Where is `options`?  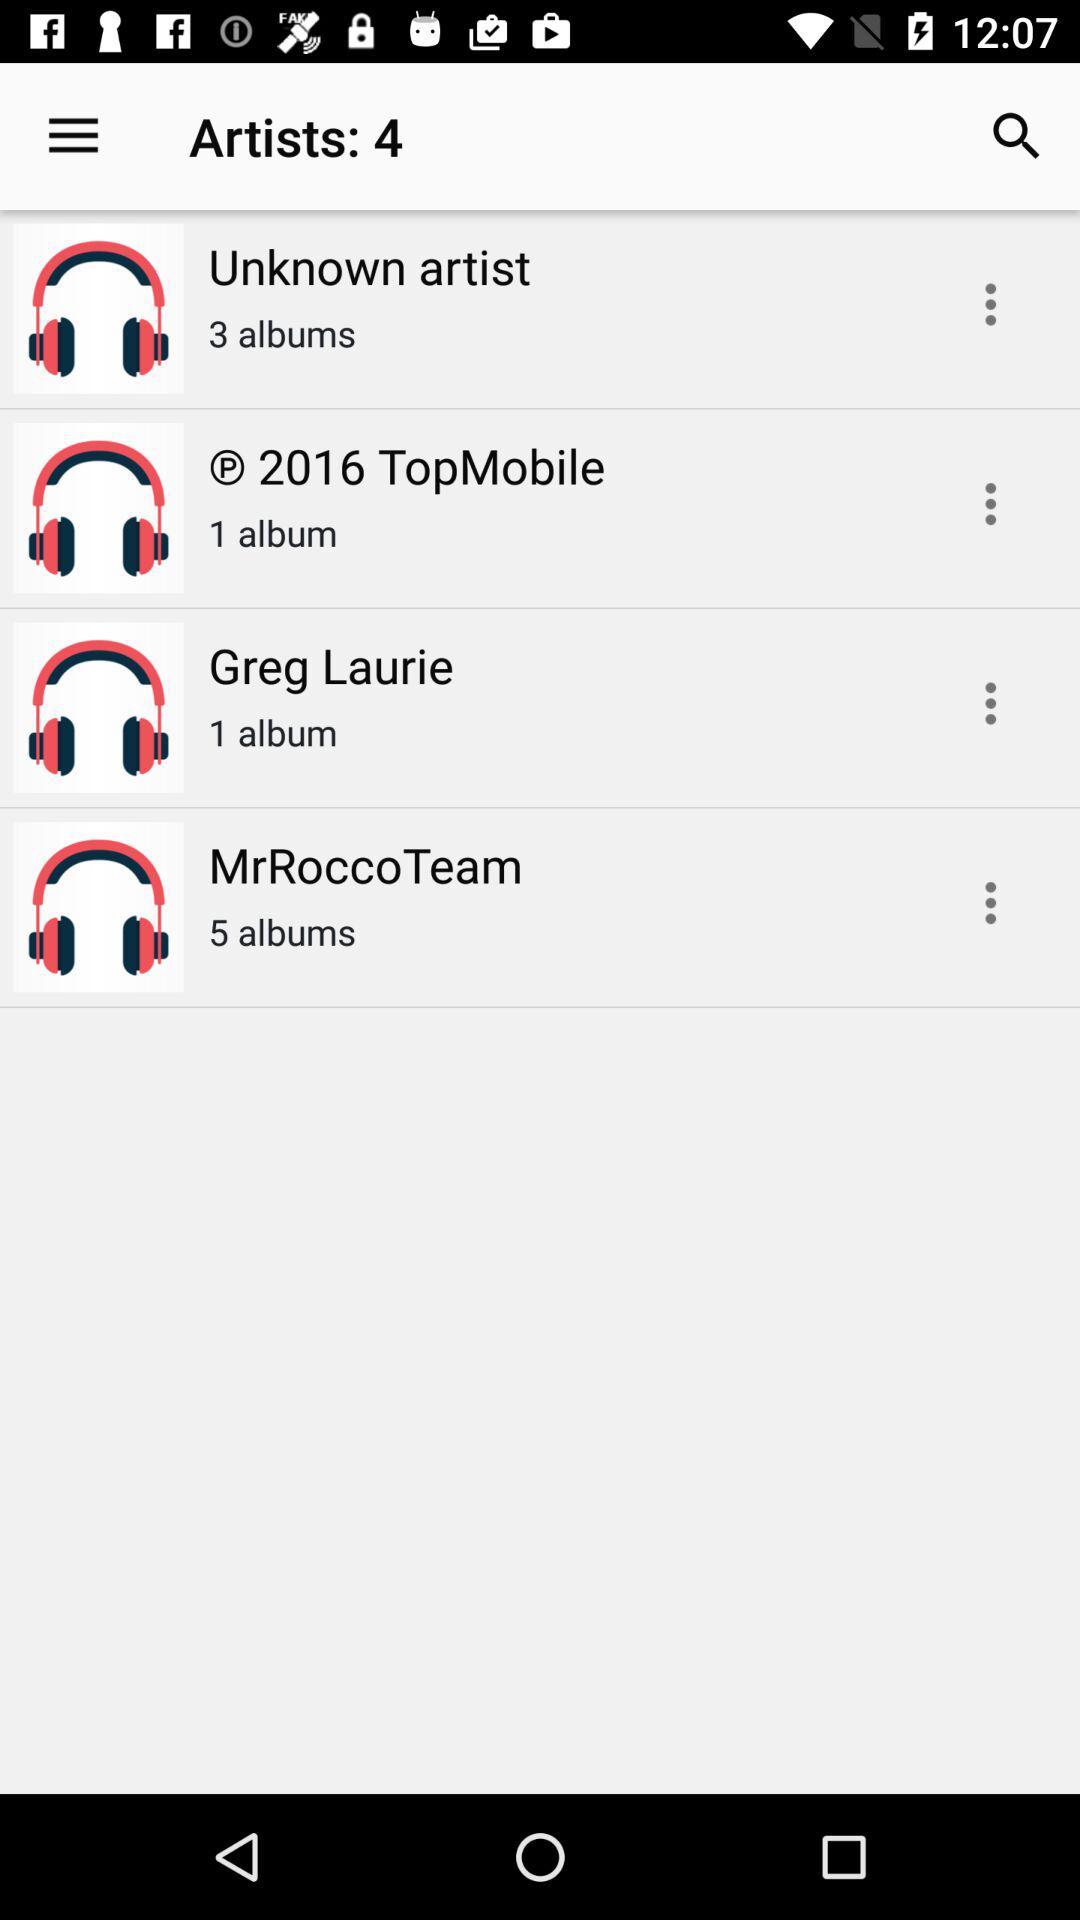 options is located at coordinates (990, 901).